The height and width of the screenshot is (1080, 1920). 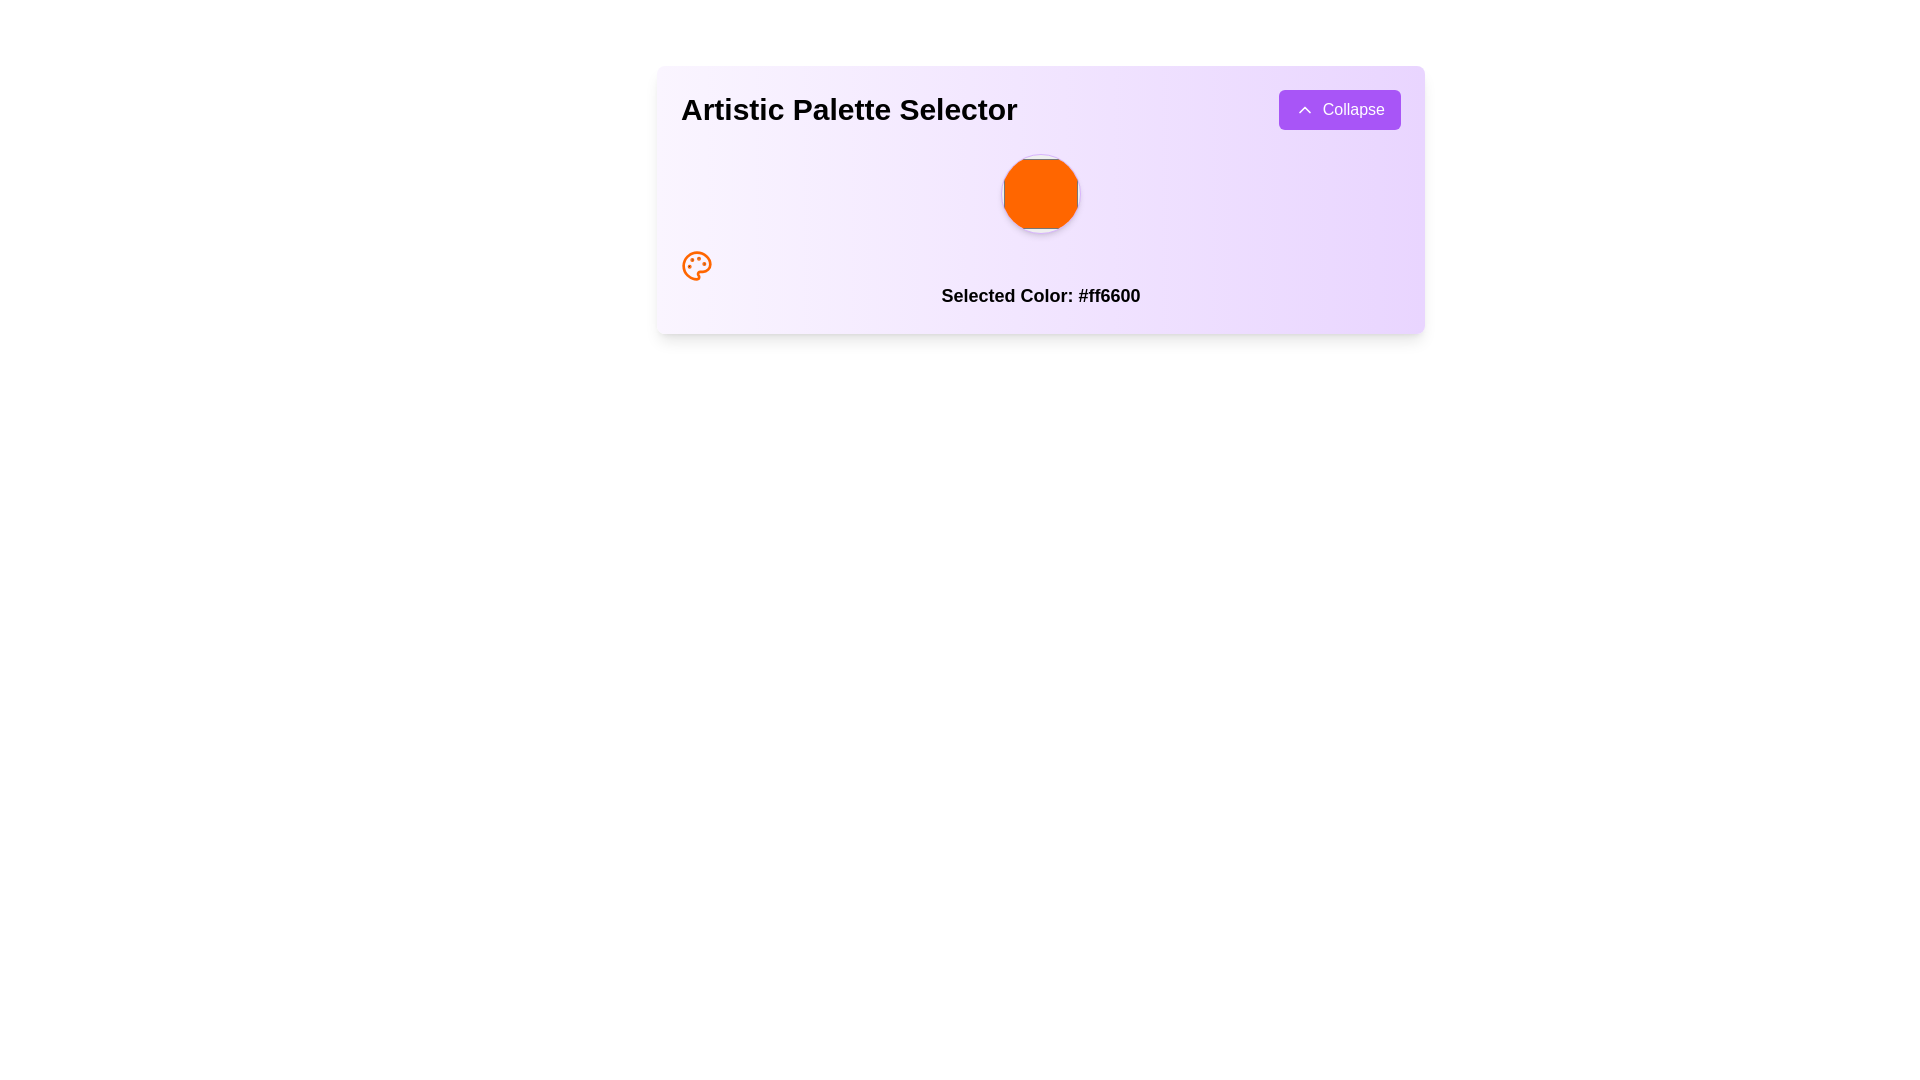 I want to click on the color display that visually represents the current selected color (#ff6600) in the 'Artistic Palette Selector' interface, so click(x=1040, y=193).